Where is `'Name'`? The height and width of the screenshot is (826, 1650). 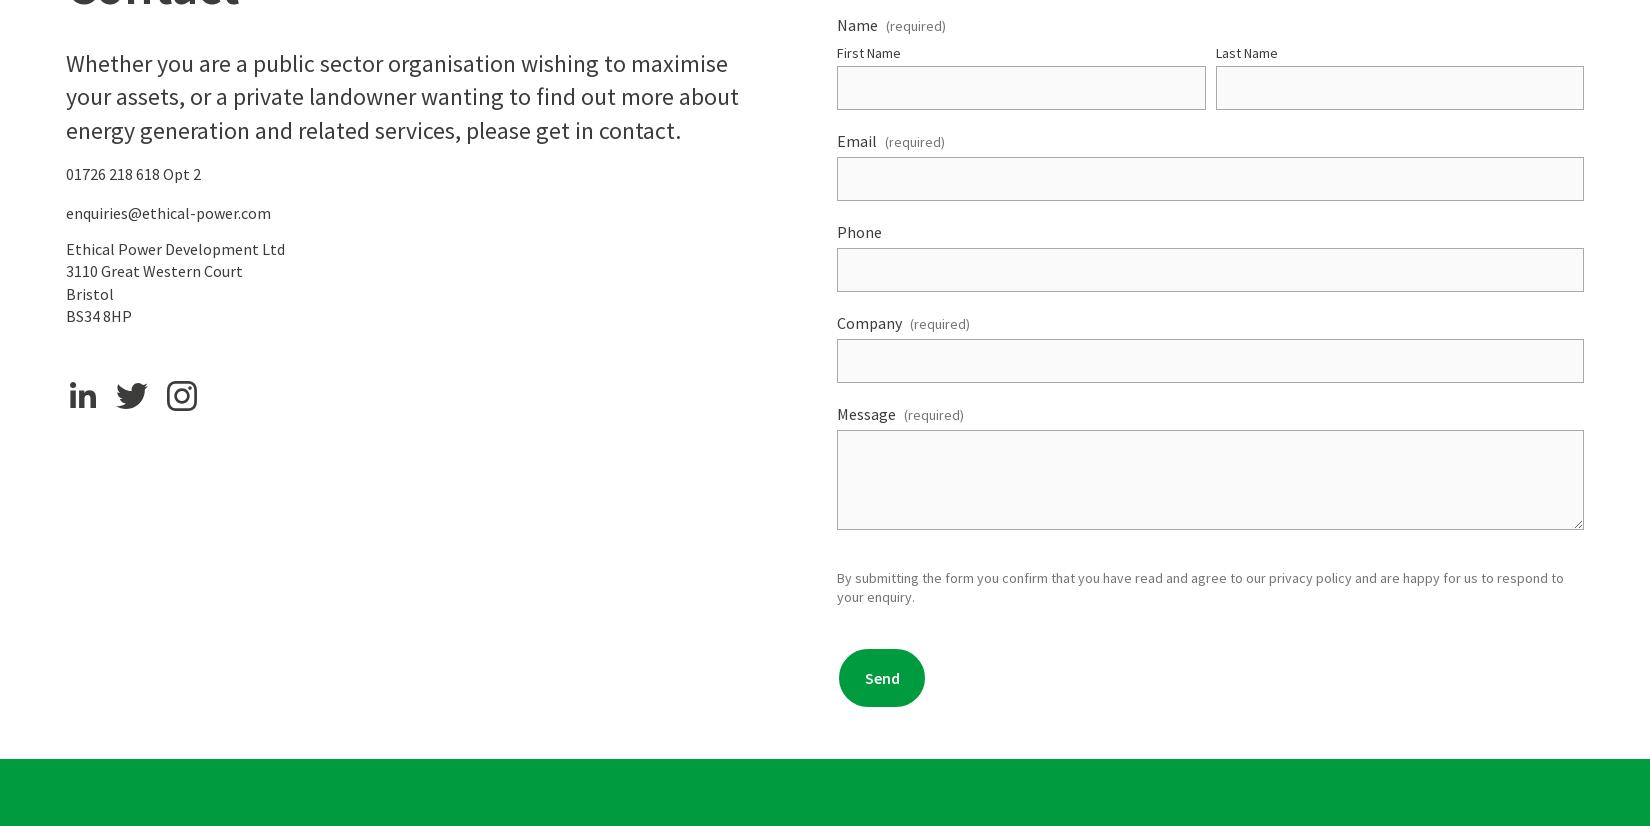
'Name' is located at coordinates (857, 24).